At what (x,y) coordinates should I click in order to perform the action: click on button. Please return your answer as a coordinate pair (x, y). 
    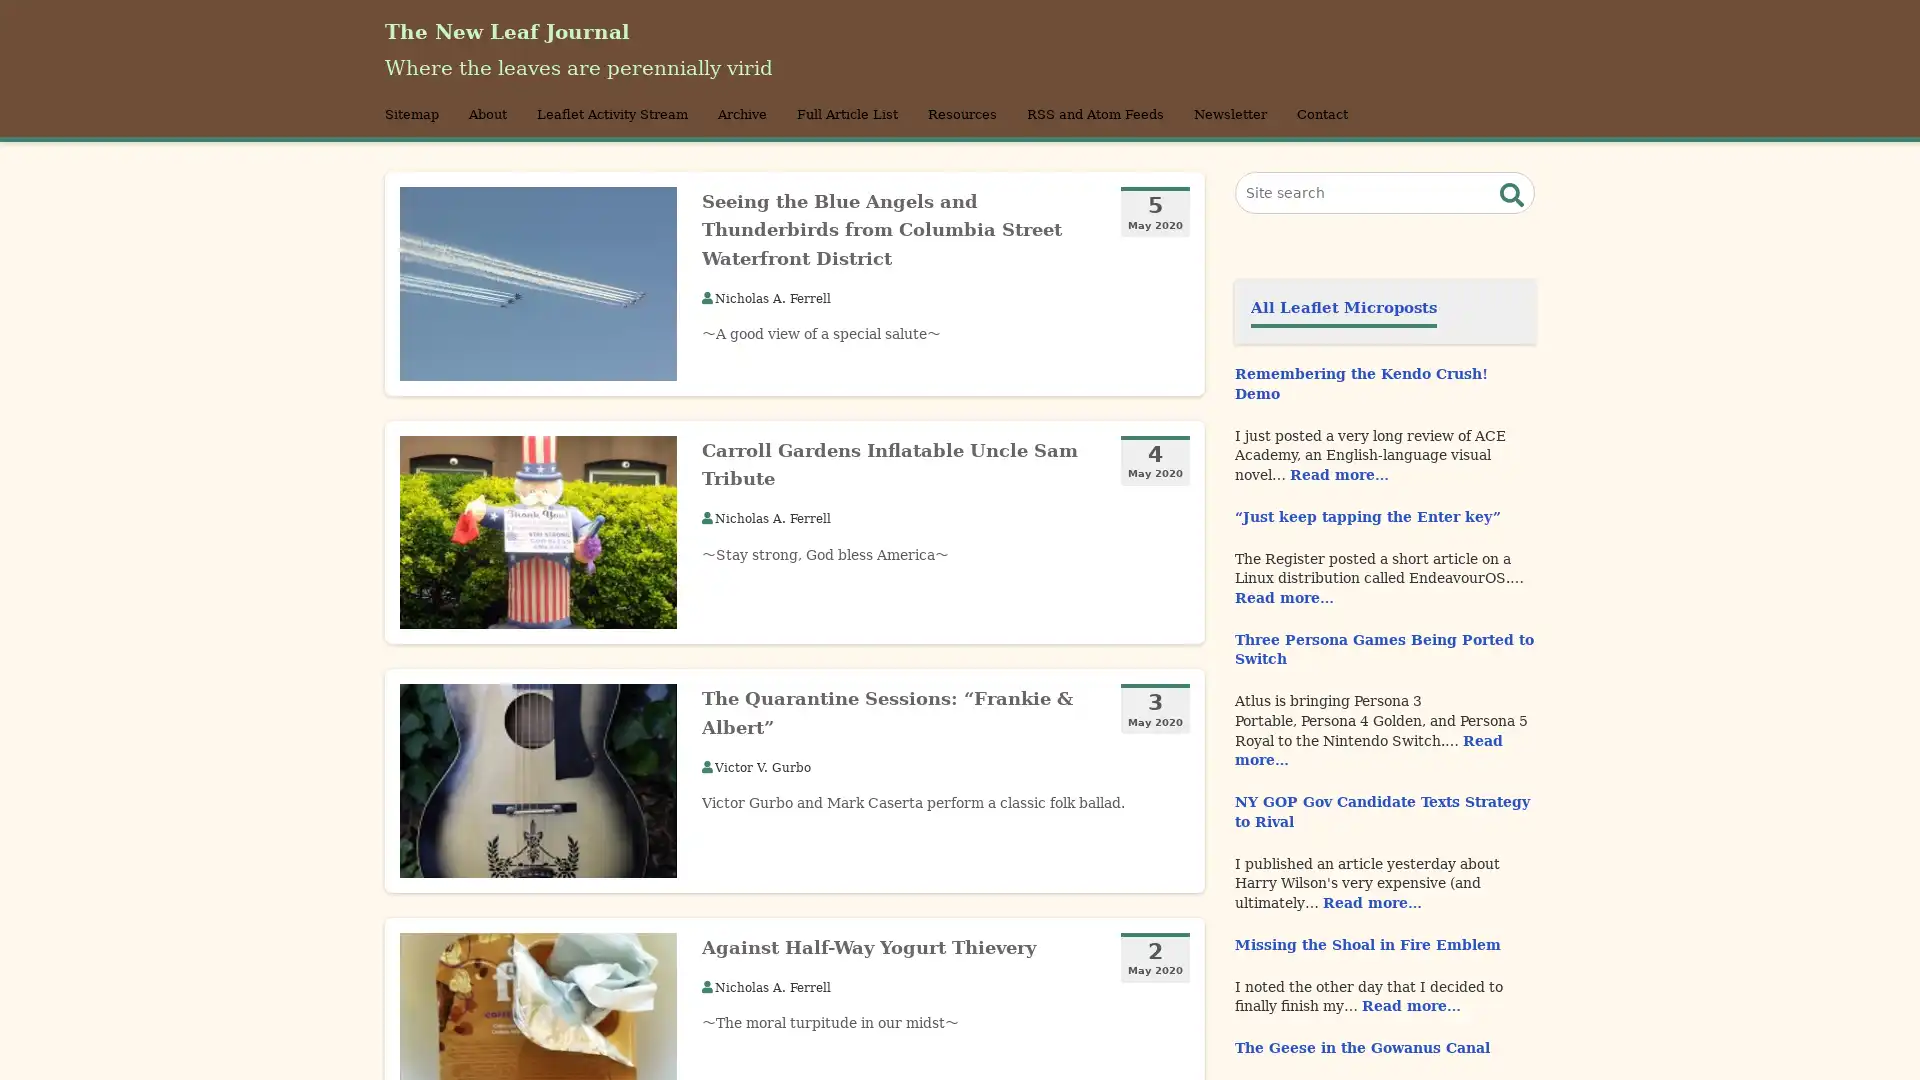
    Looking at the image, I should click on (1512, 222).